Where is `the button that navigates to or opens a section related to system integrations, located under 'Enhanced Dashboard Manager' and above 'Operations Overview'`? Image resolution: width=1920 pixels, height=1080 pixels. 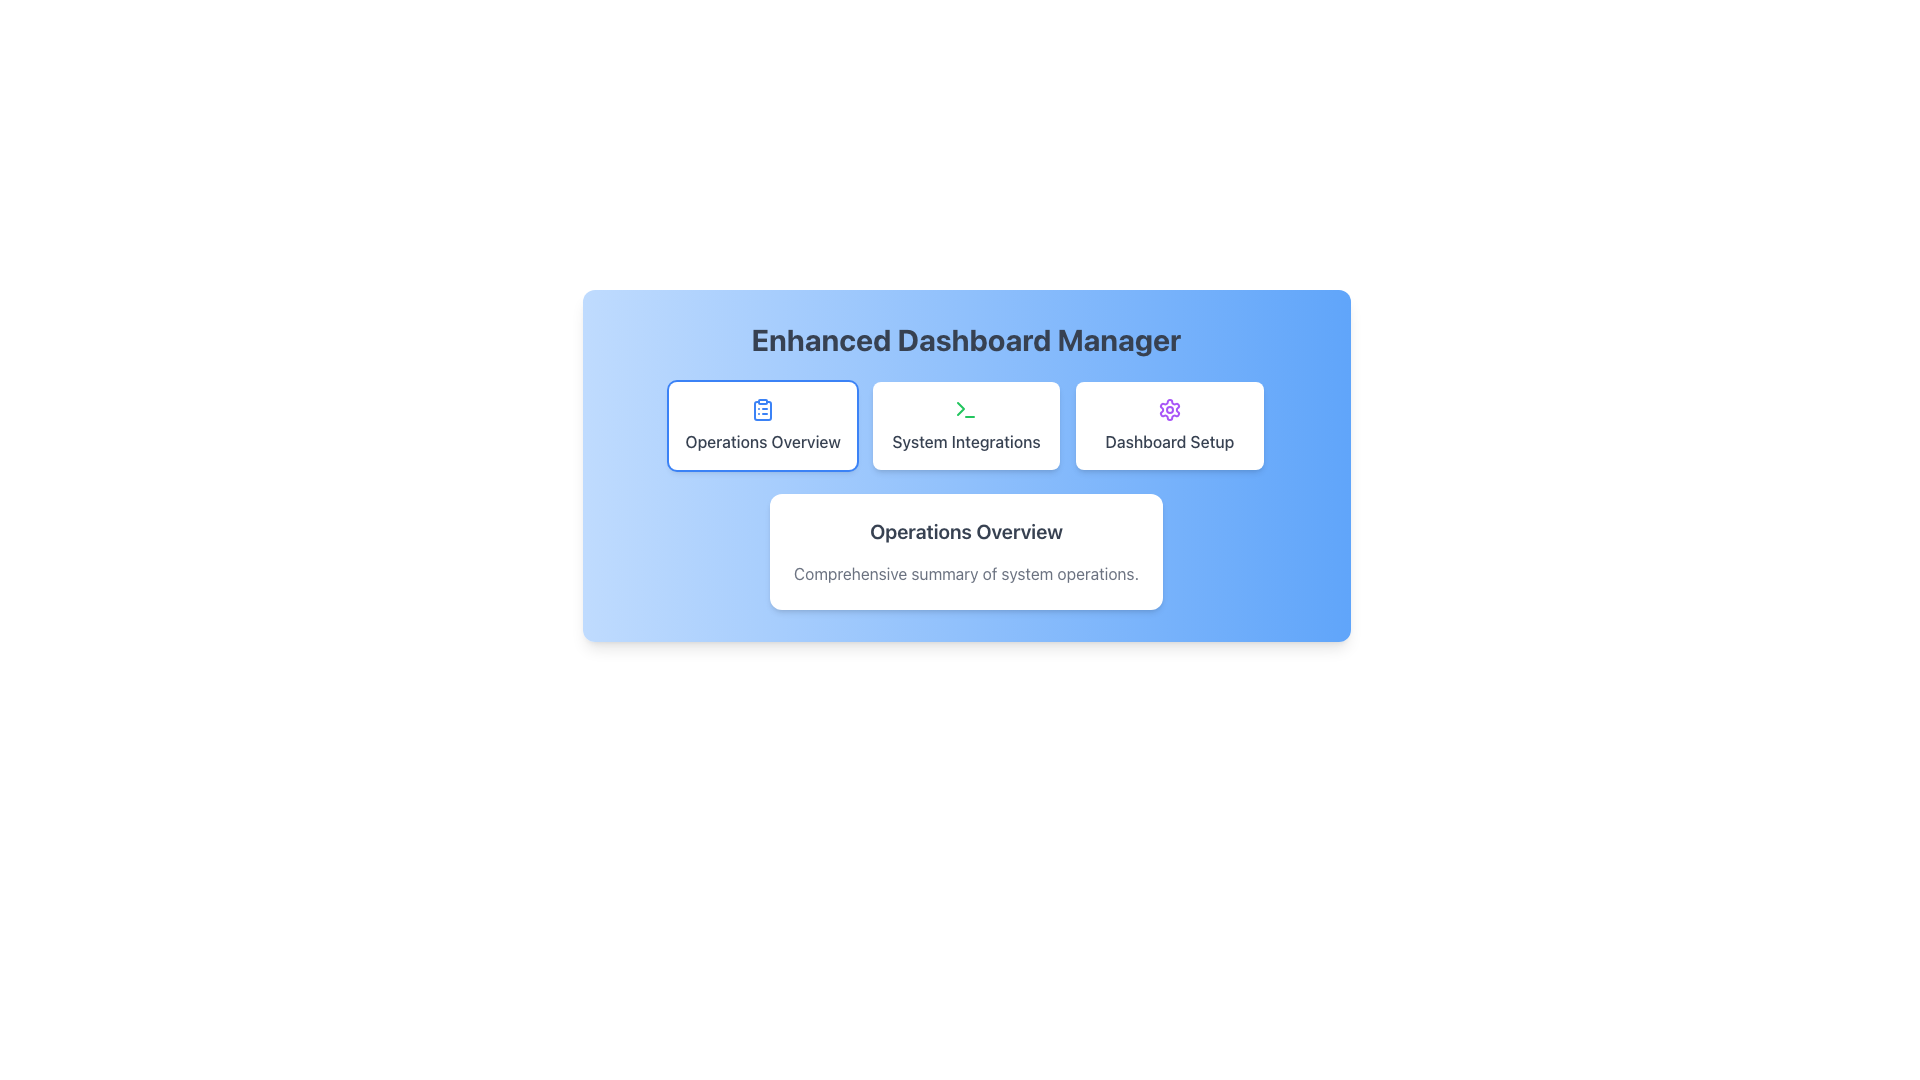
the button that navigates to or opens a section related to system integrations, located under 'Enhanced Dashboard Manager' and above 'Operations Overview' is located at coordinates (966, 424).